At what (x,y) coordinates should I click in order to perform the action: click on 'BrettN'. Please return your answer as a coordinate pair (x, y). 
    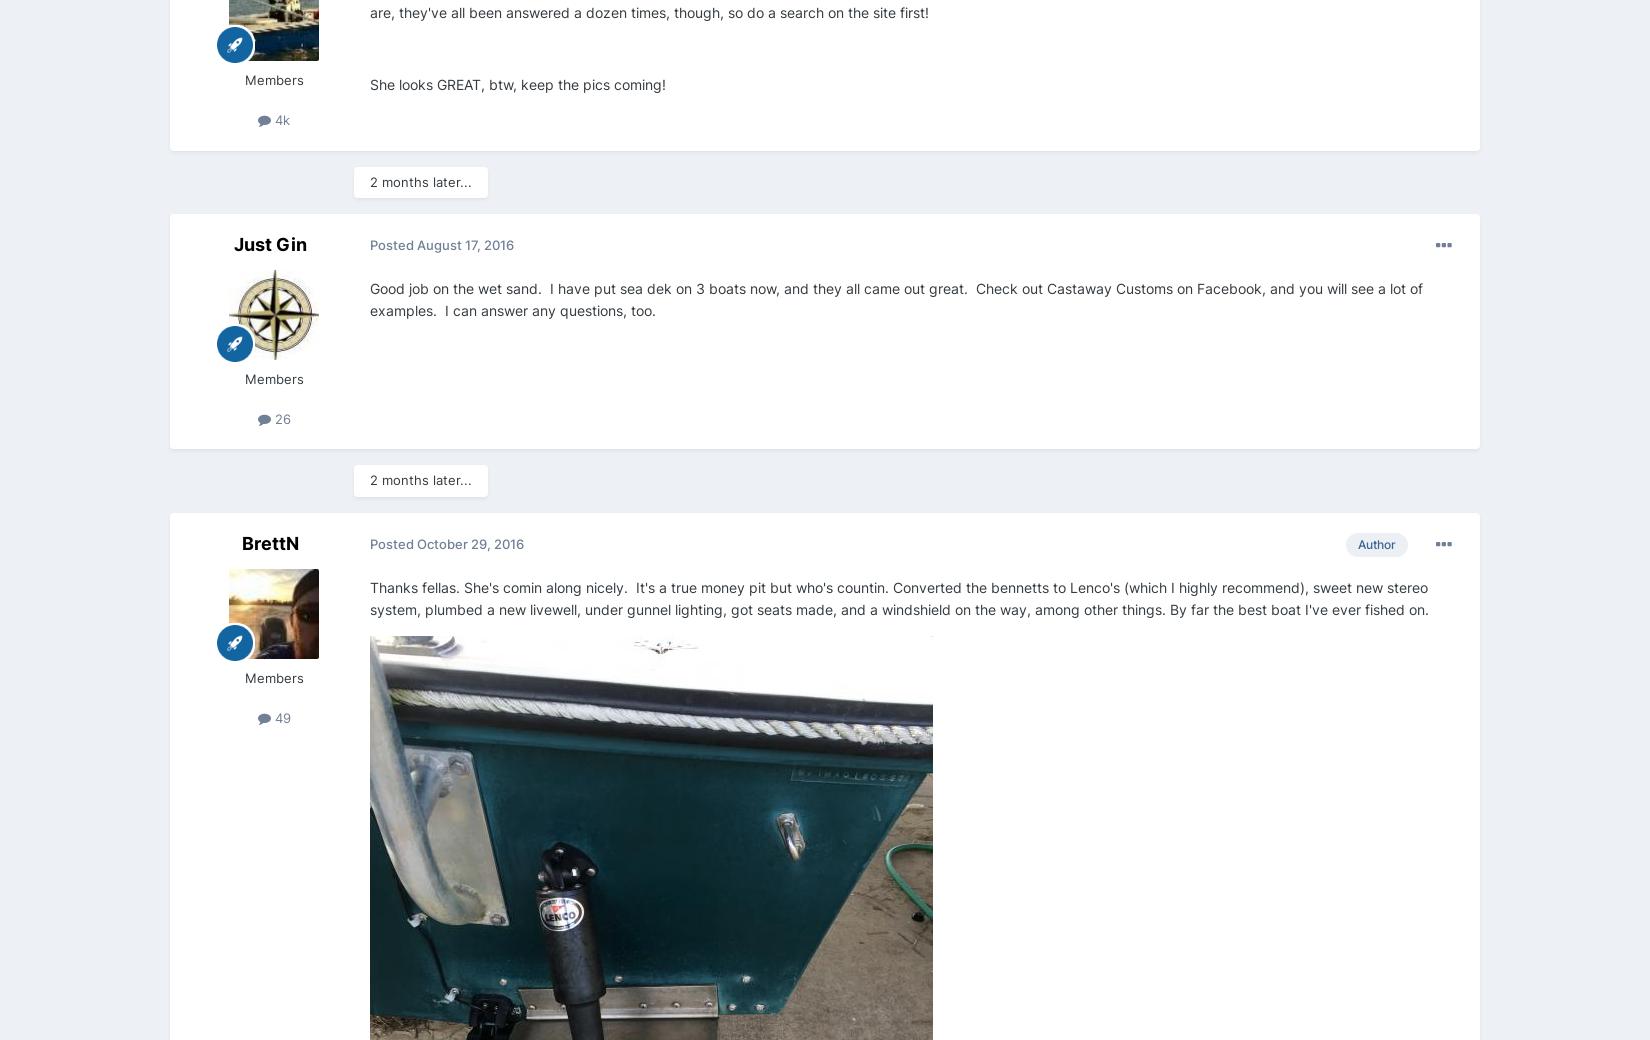
    Looking at the image, I should click on (269, 541).